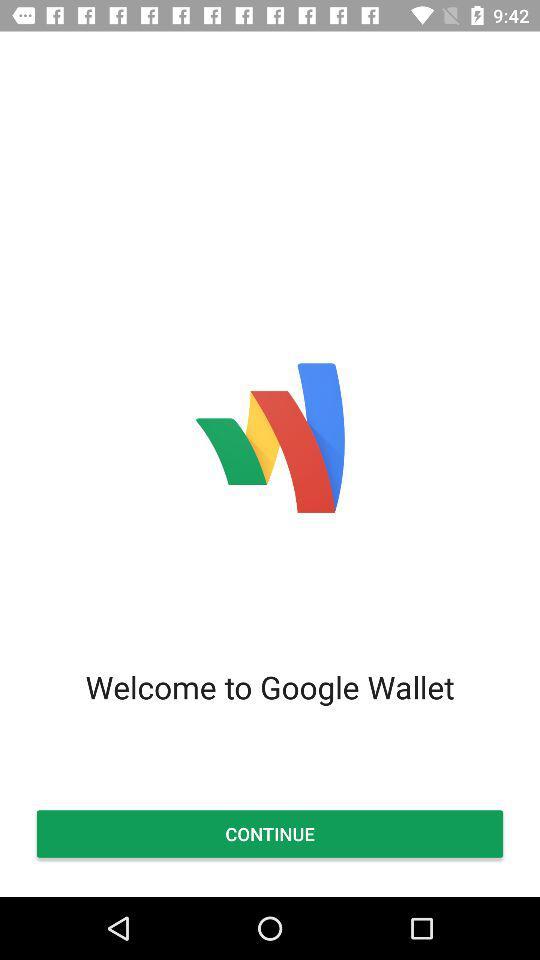  What do you see at coordinates (270, 834) in the screenshot?
I see `the item below the welcome to google` at bounding box center [270, 834].